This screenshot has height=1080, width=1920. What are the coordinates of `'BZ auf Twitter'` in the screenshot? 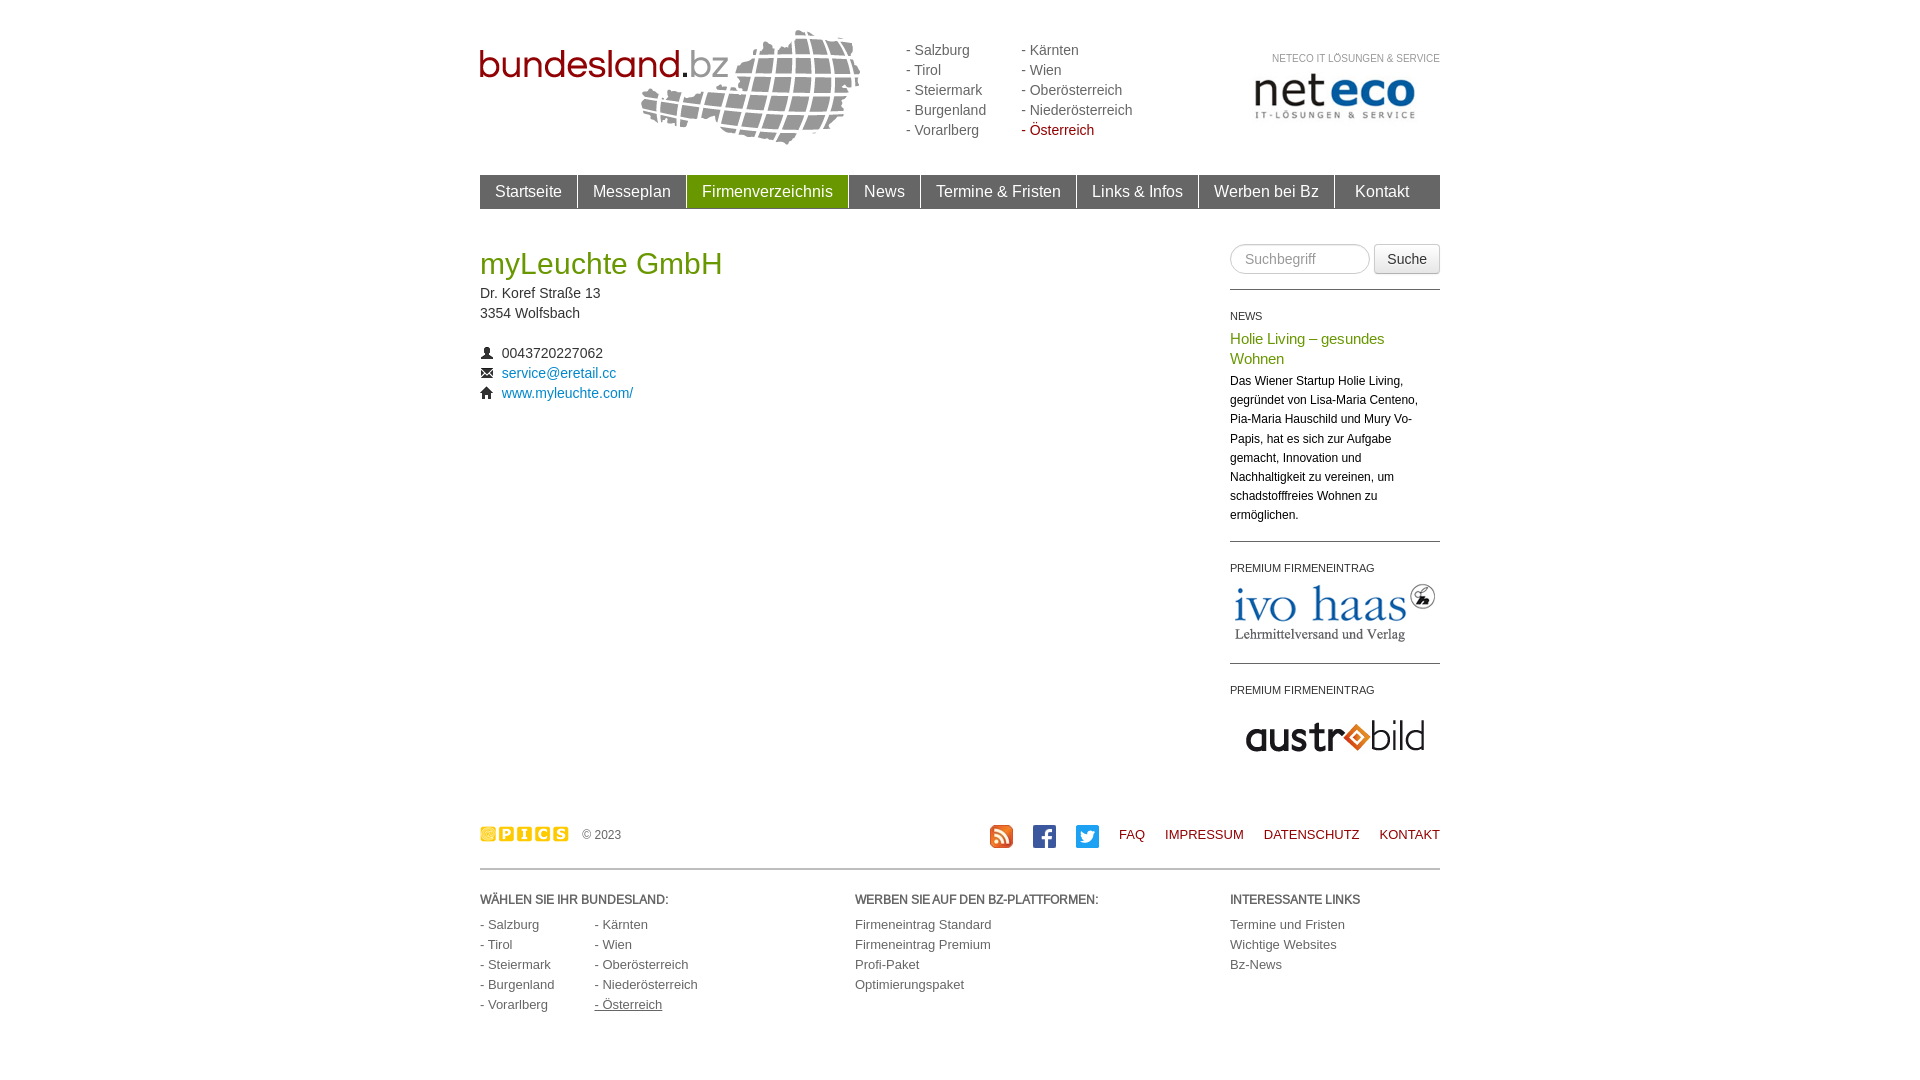 It's located at (1074, 834).